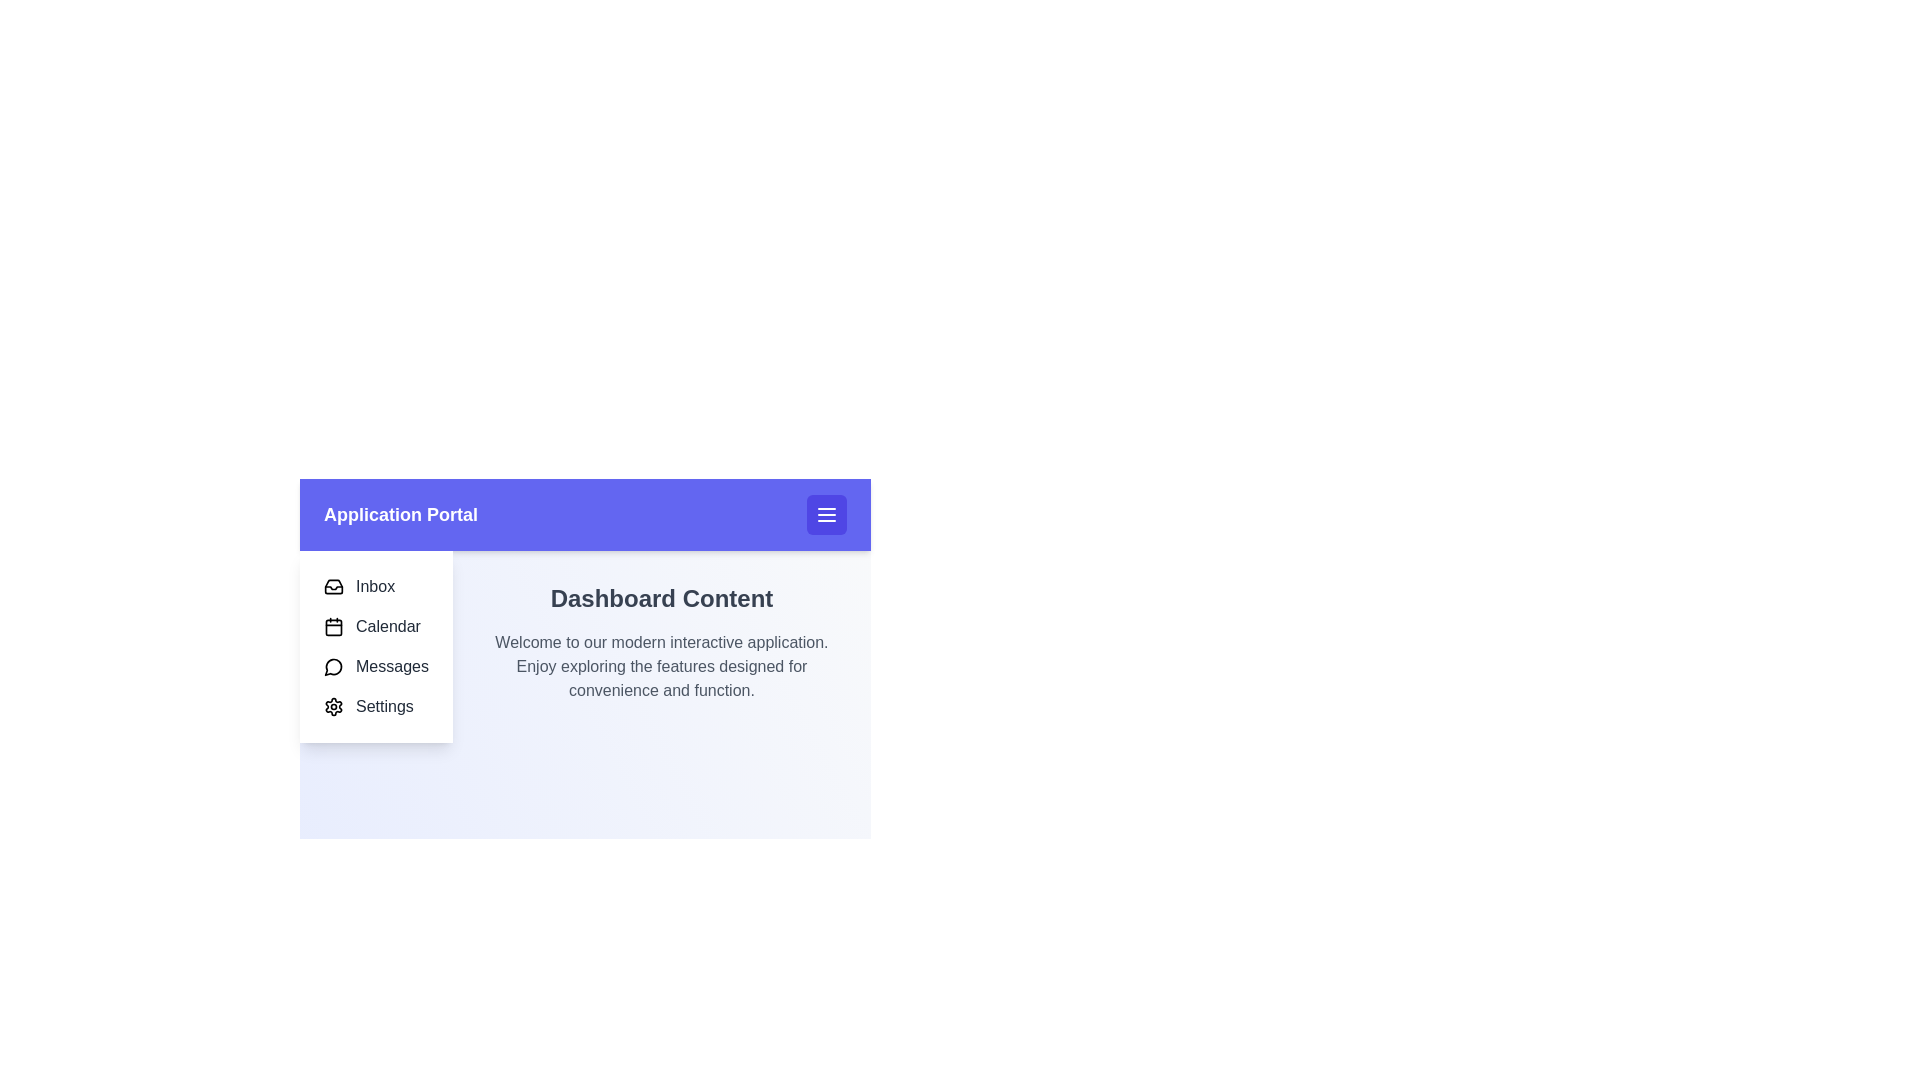  Describe the element at coordinates (334, 705) in the screenshot. I see `the gear icon representing the 'Settings' menu option located in the left sidebar navigation menu, which is the fourth item beneath 'Messages'` at that location.